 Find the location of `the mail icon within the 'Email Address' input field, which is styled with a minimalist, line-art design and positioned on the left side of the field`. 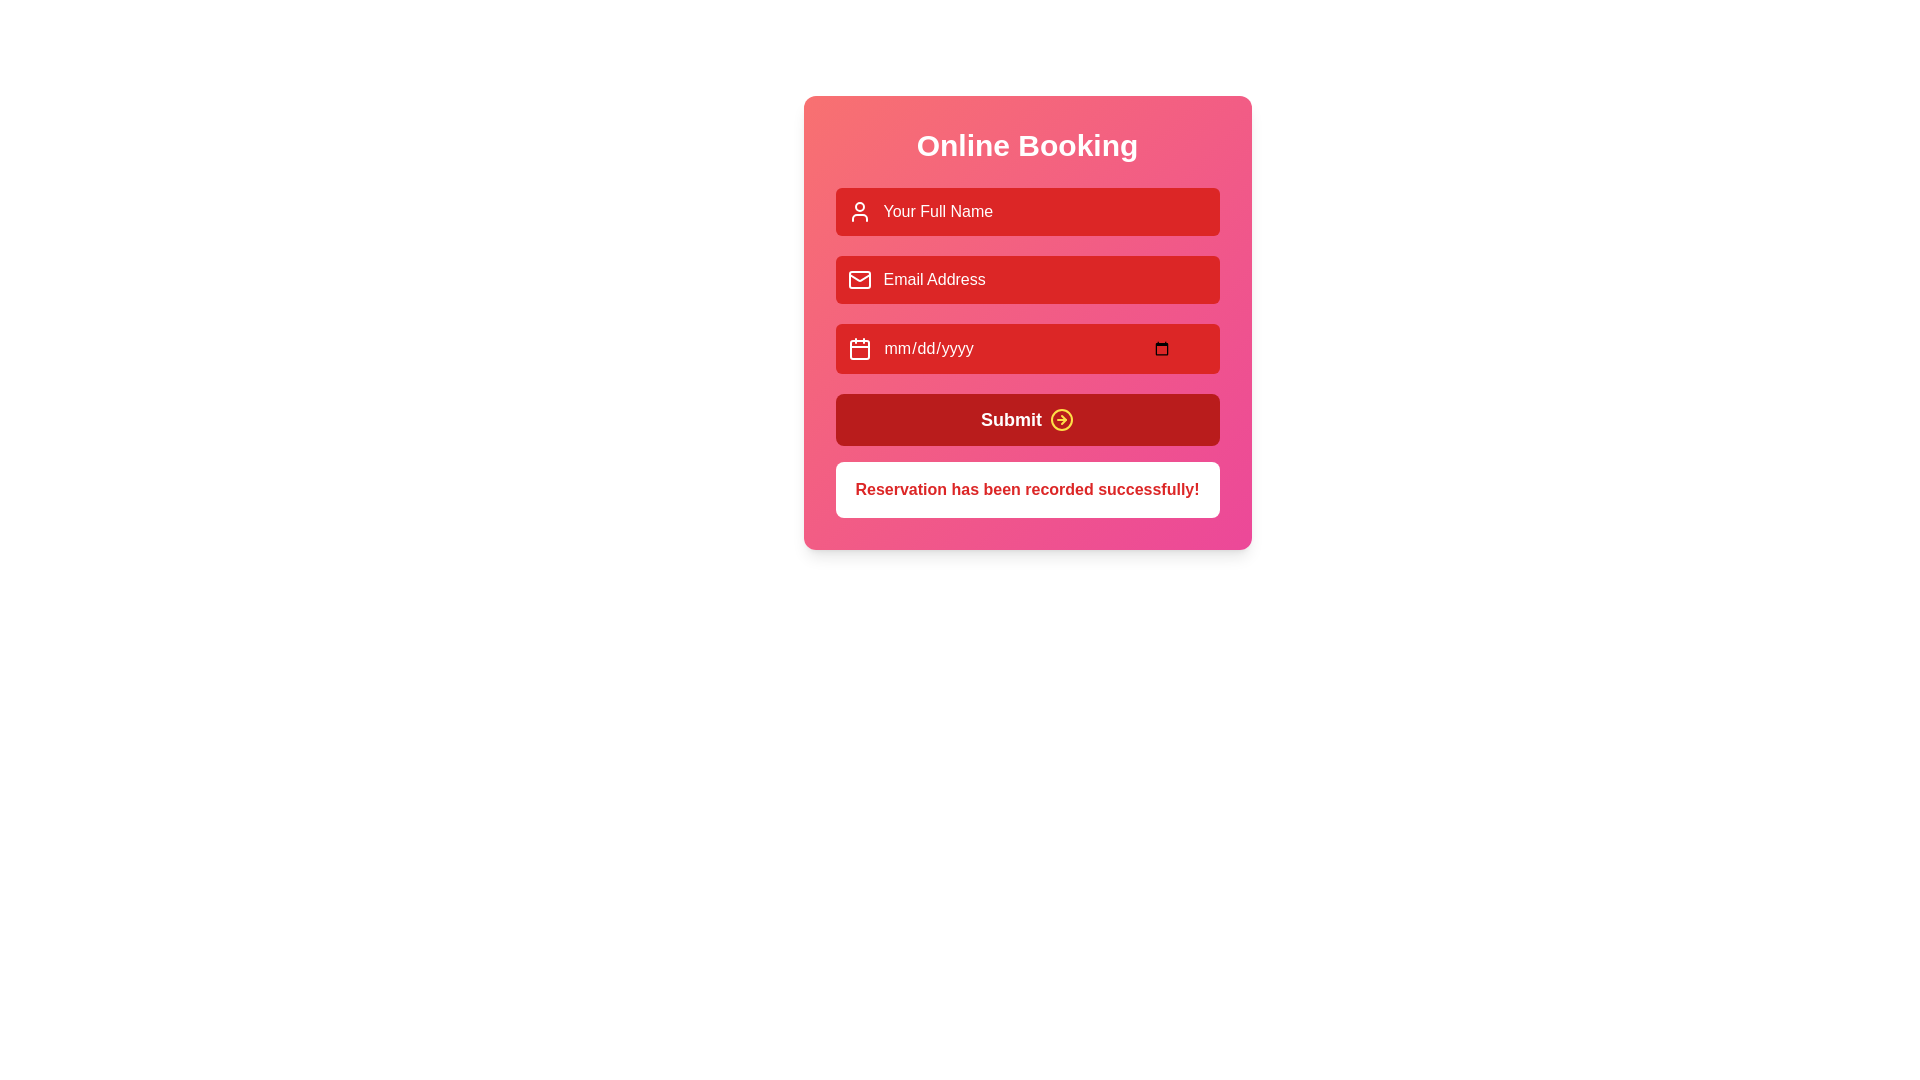

the mail icon within the 'Email Address' input field, which is styled with a minimalist, line-art design and positioned on the left side of the field is located at coordinates (859, 280).